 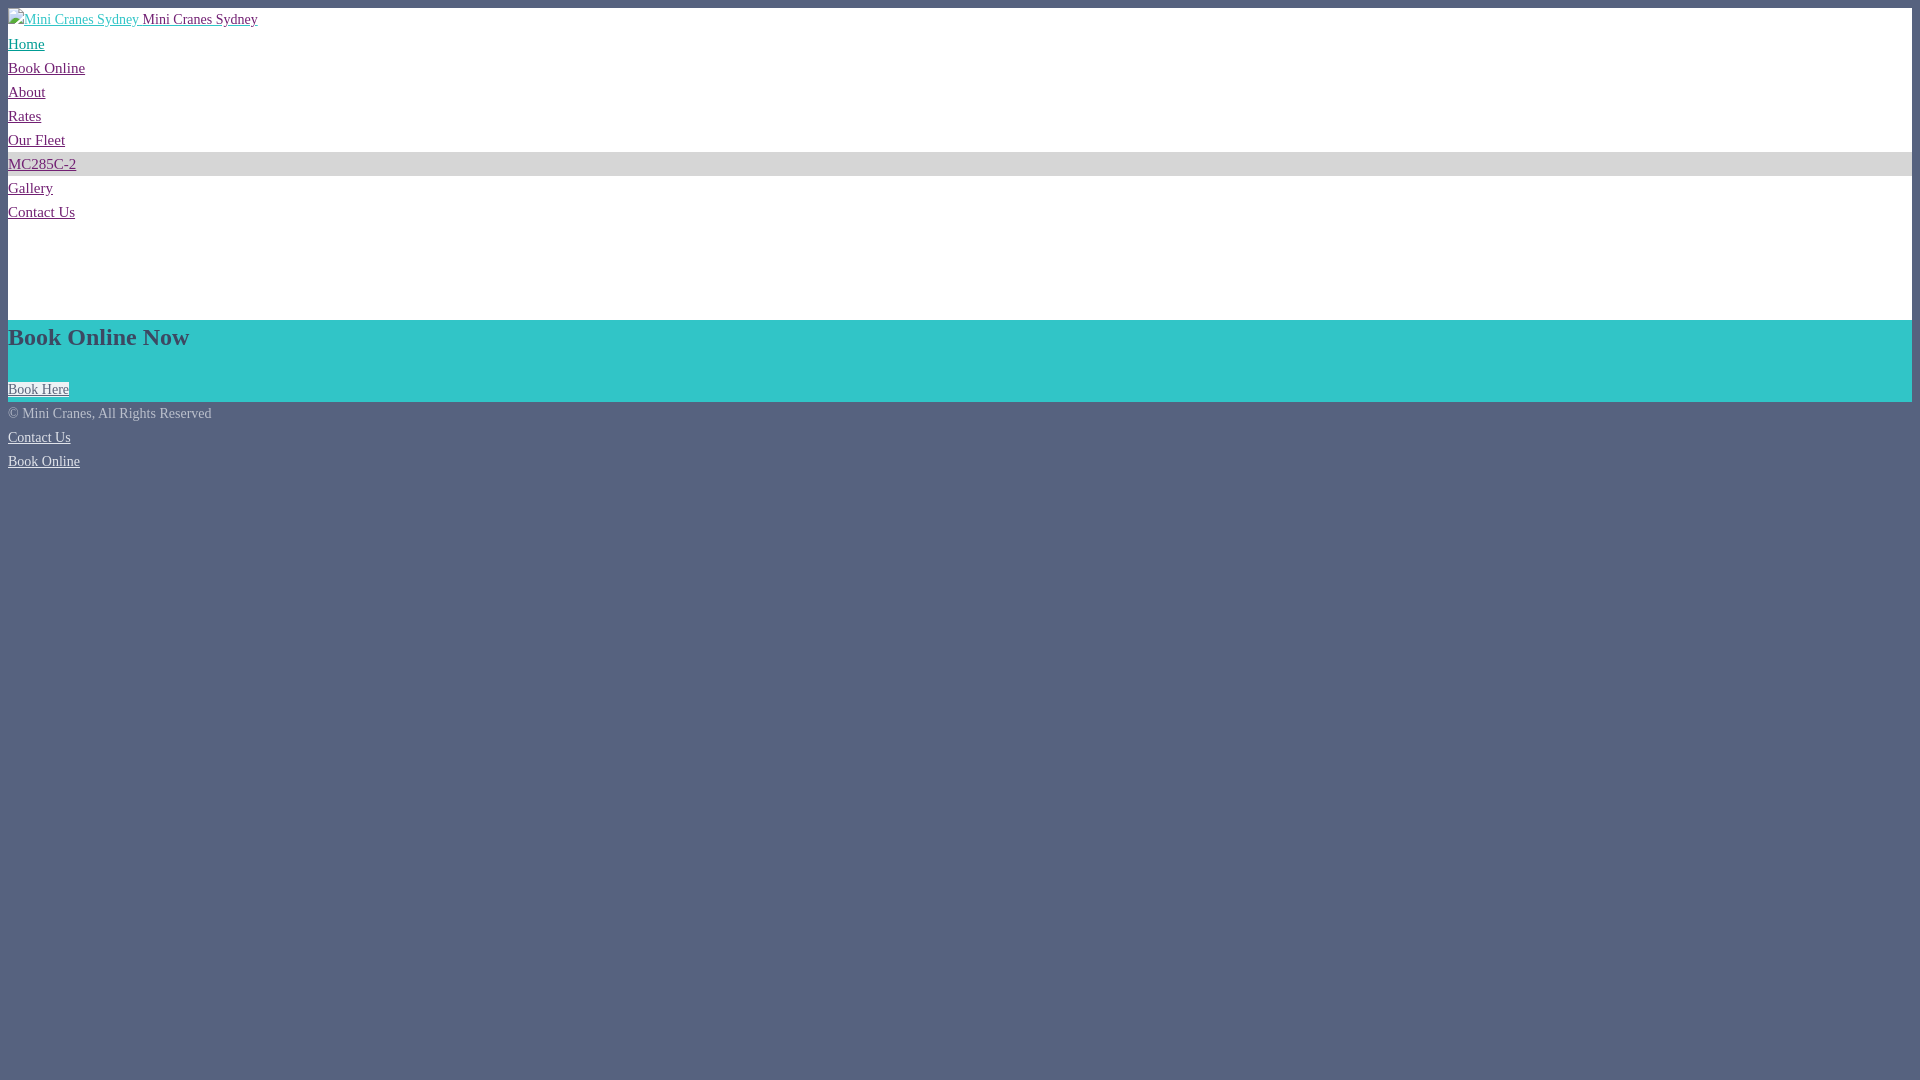 What do you see at coordinates (46, 67) in the screenshot?
I see `'Book Online'` at bounding box center [46, 67].